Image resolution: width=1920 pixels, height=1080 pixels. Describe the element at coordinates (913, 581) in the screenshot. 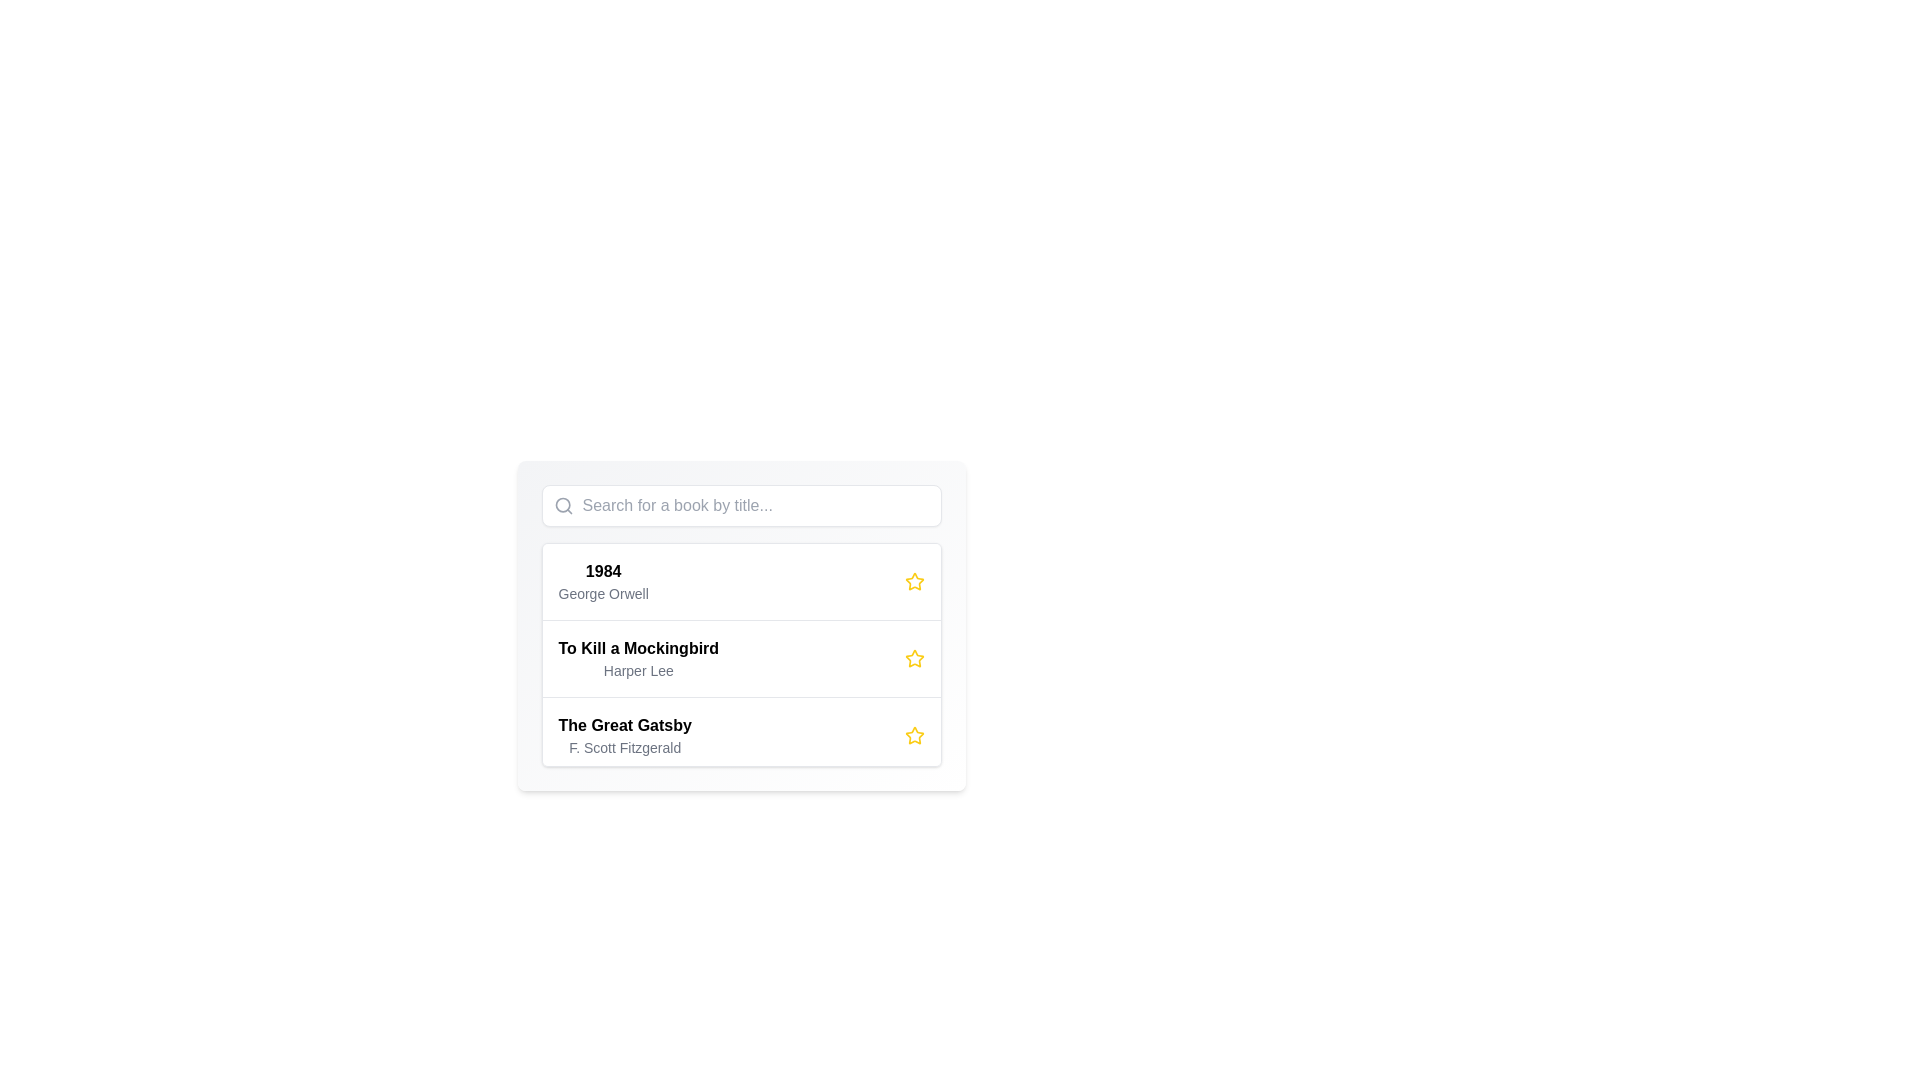

I see `the favoriting icon located to the right of the second book entry, 'To Kill a Mockingbird'` at that location.